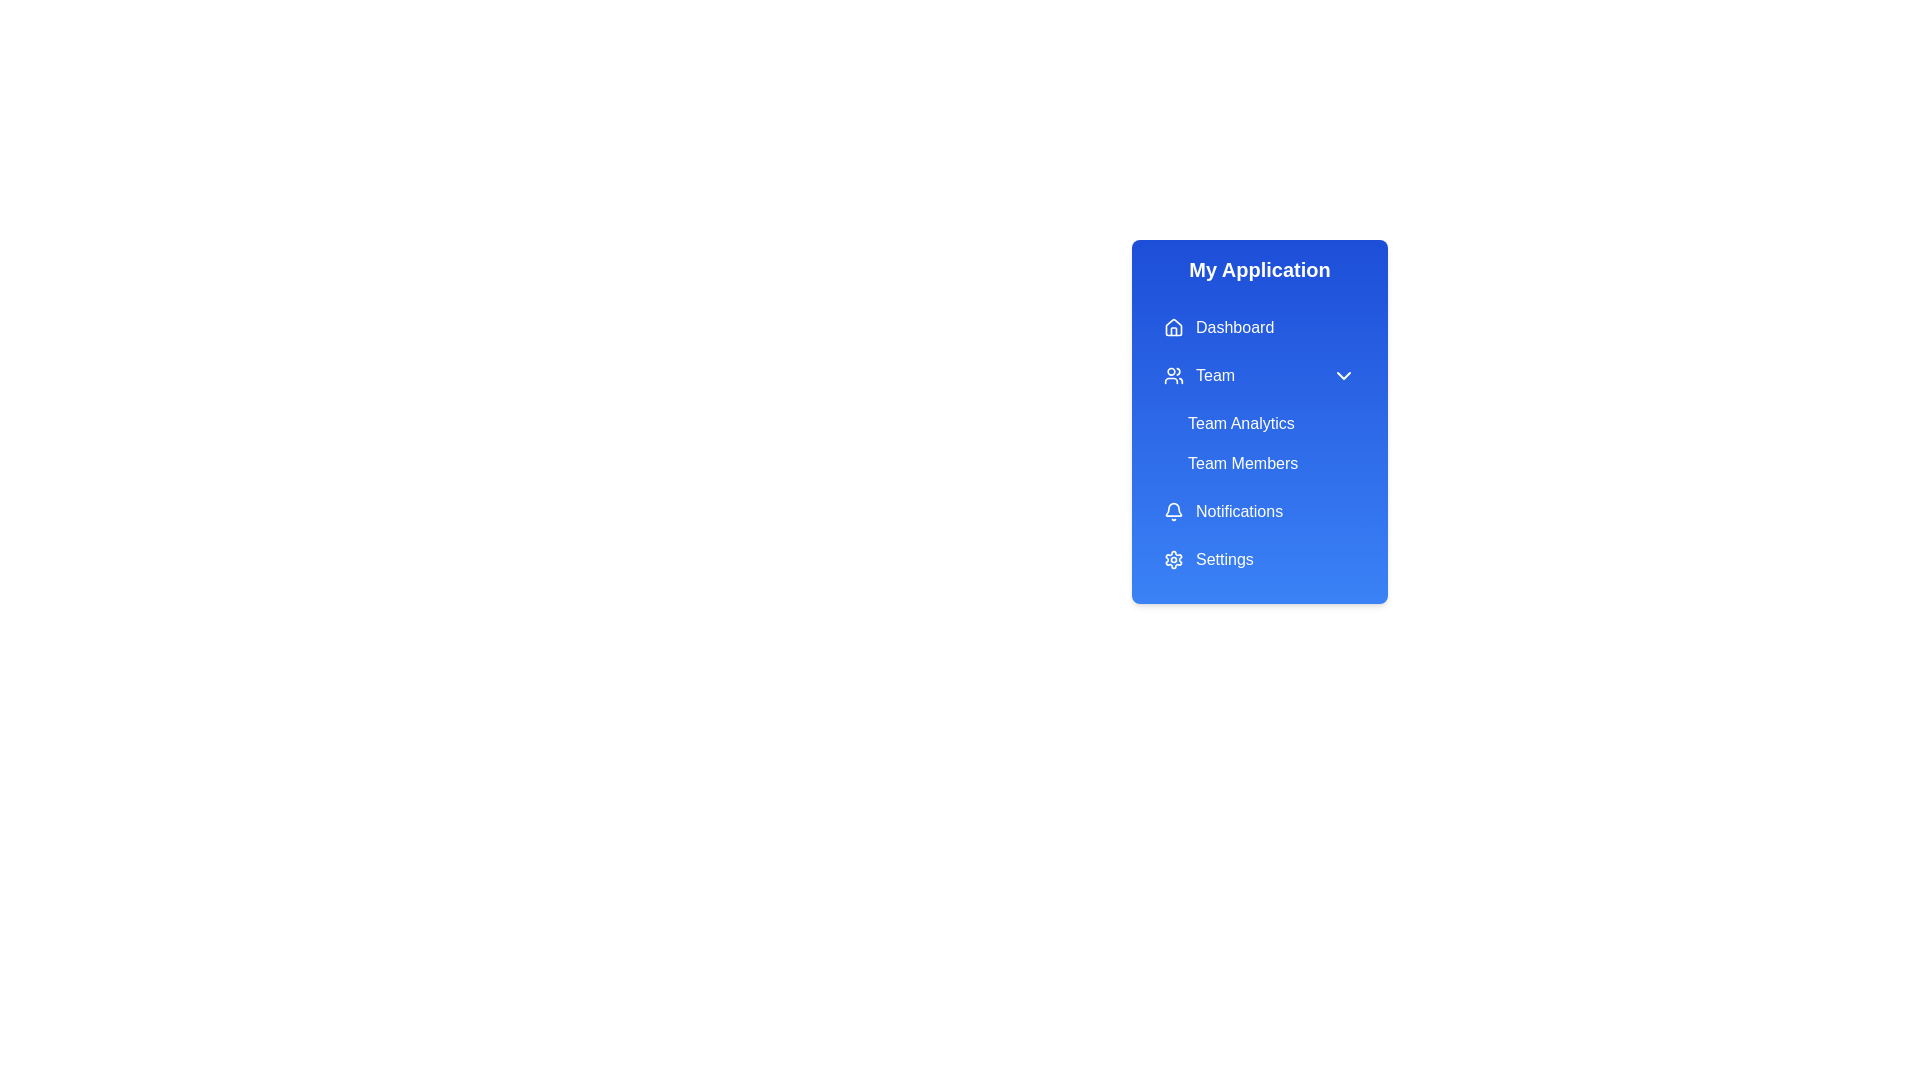  What do you see at coordinates (1258, 326) in the screenshot?
I see `the 'Dashboard' menu button, which is the first entry in the vertical navigation menu styled with white text on a blue background` at bounding box center [1258, 326].